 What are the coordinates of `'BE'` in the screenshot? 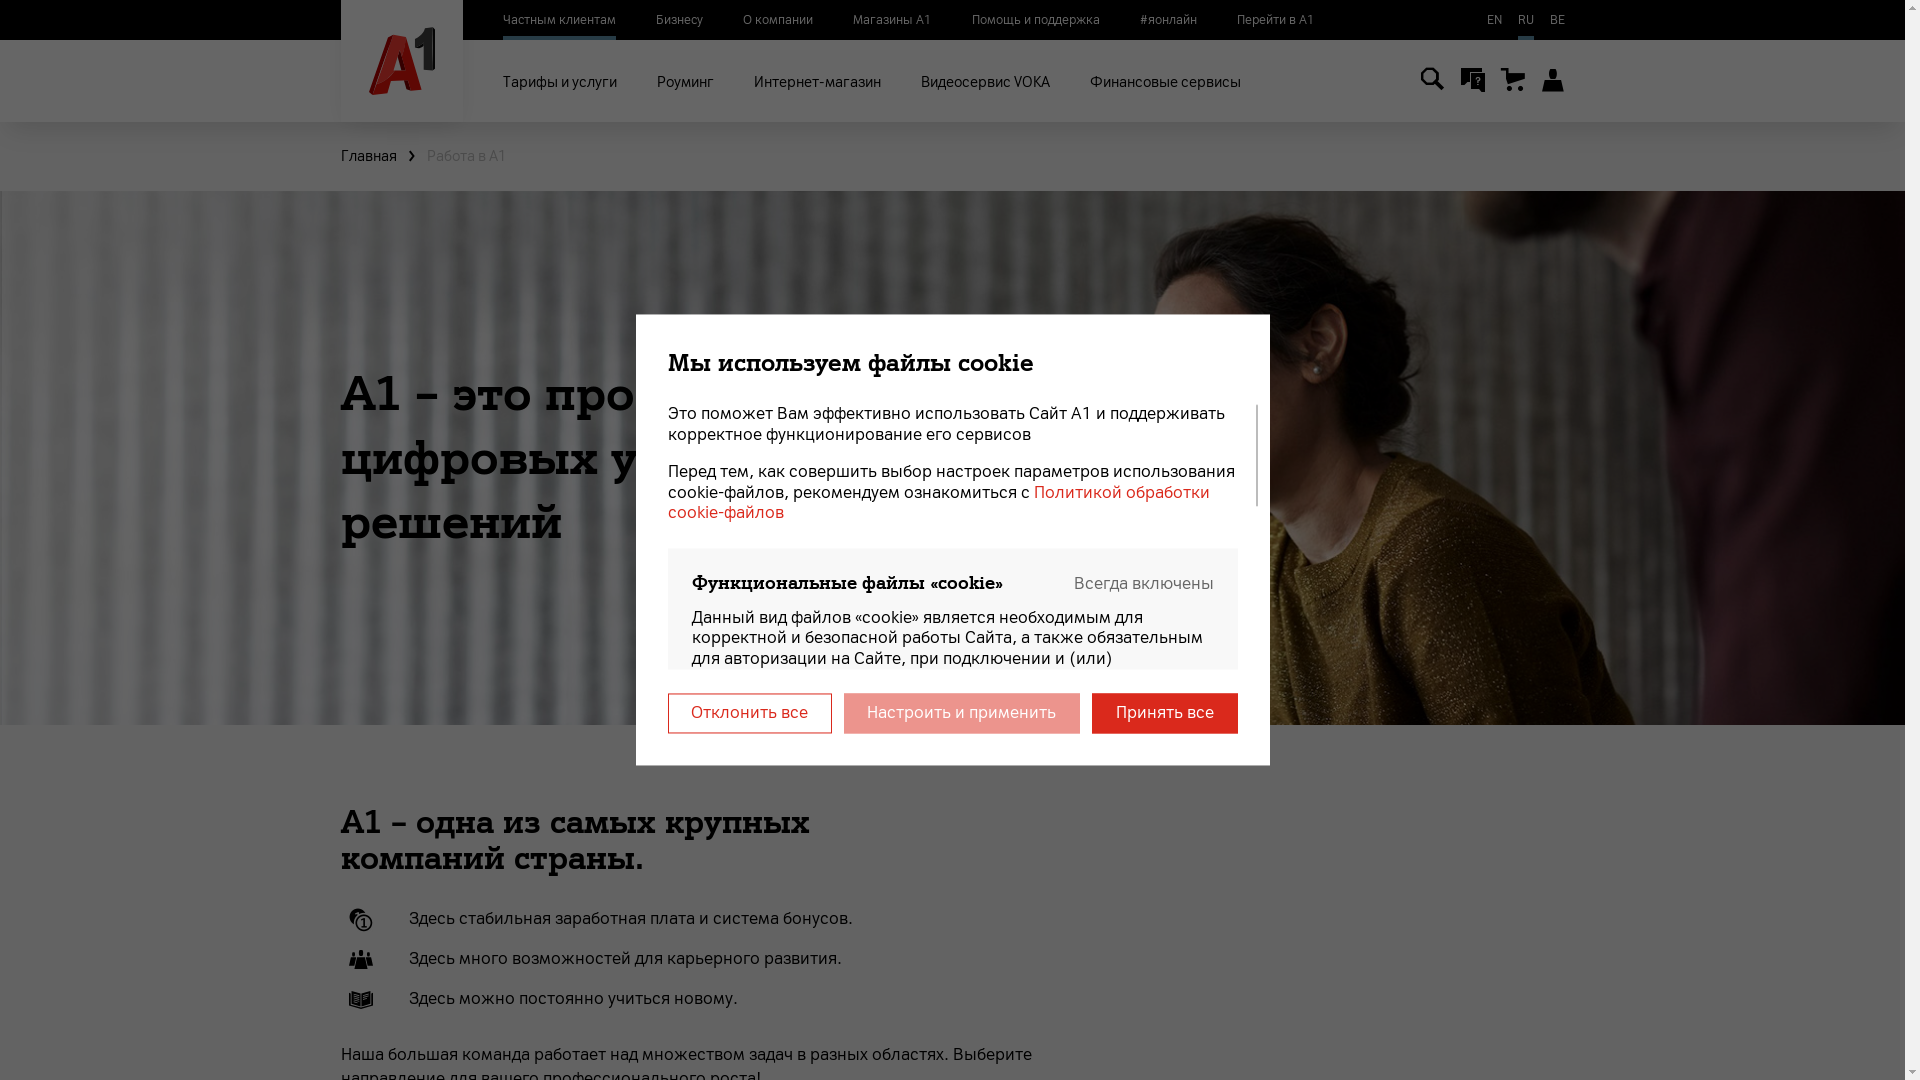 It's located at (1556, 19).